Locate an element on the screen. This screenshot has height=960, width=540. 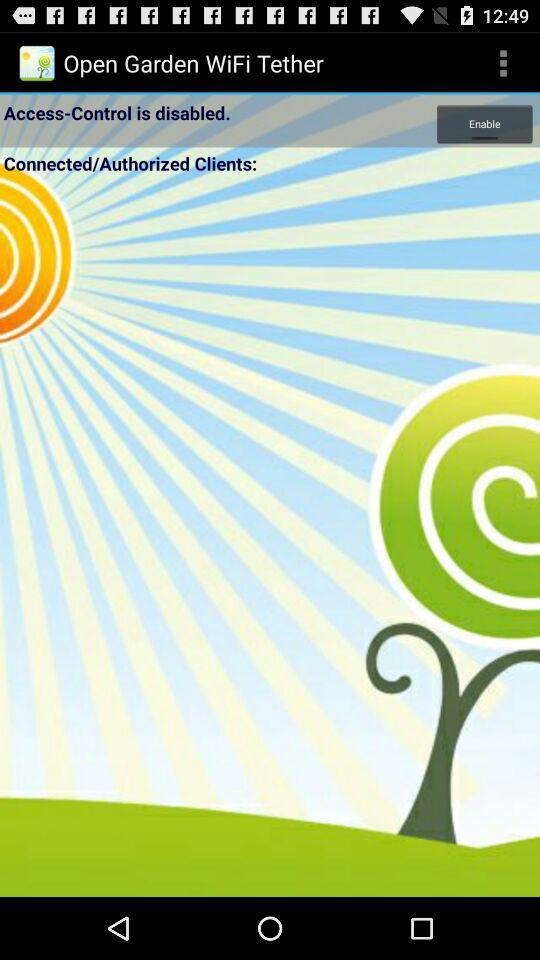
image is located at coordinates (270, 536).